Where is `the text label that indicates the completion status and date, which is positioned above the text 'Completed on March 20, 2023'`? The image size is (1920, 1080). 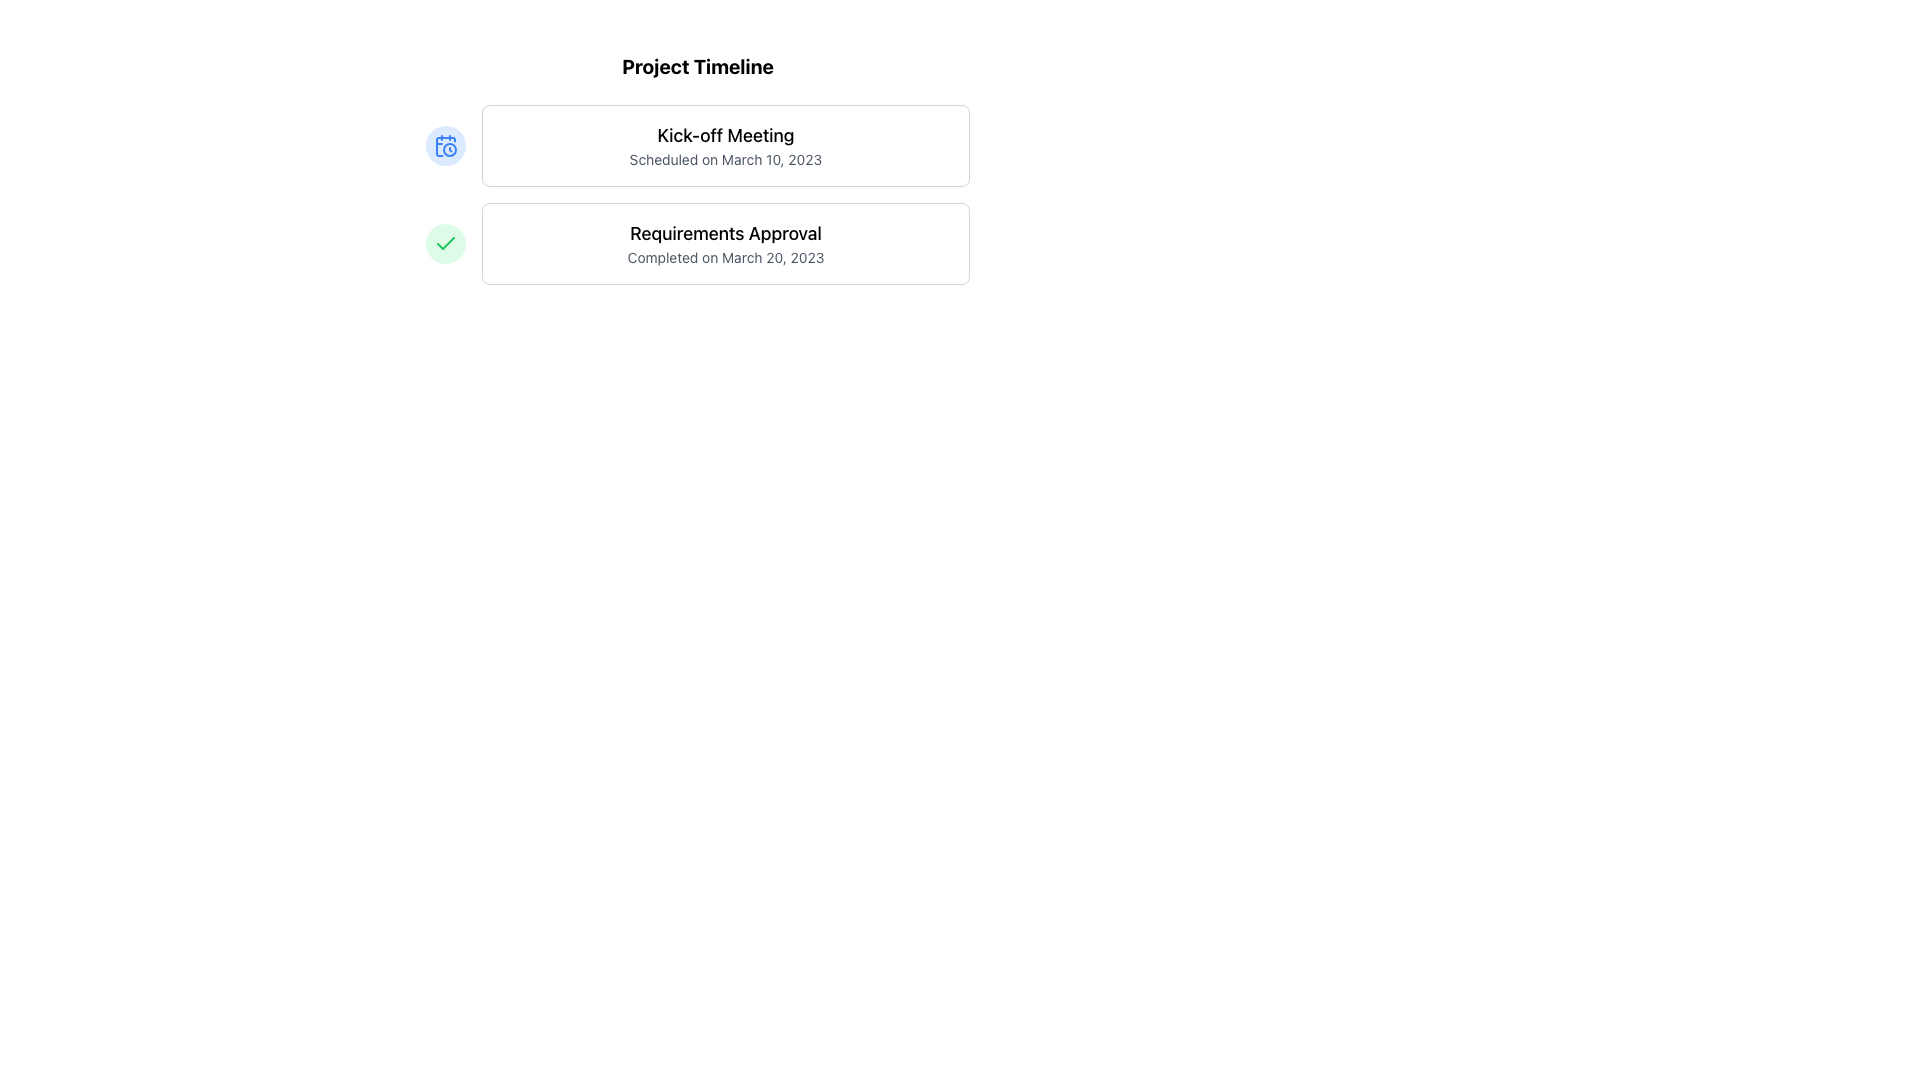 the text label that indicates the completion status and date, which is positioned above the text 'Completed on March 20, 2023' is located at coordinates (724, 233).